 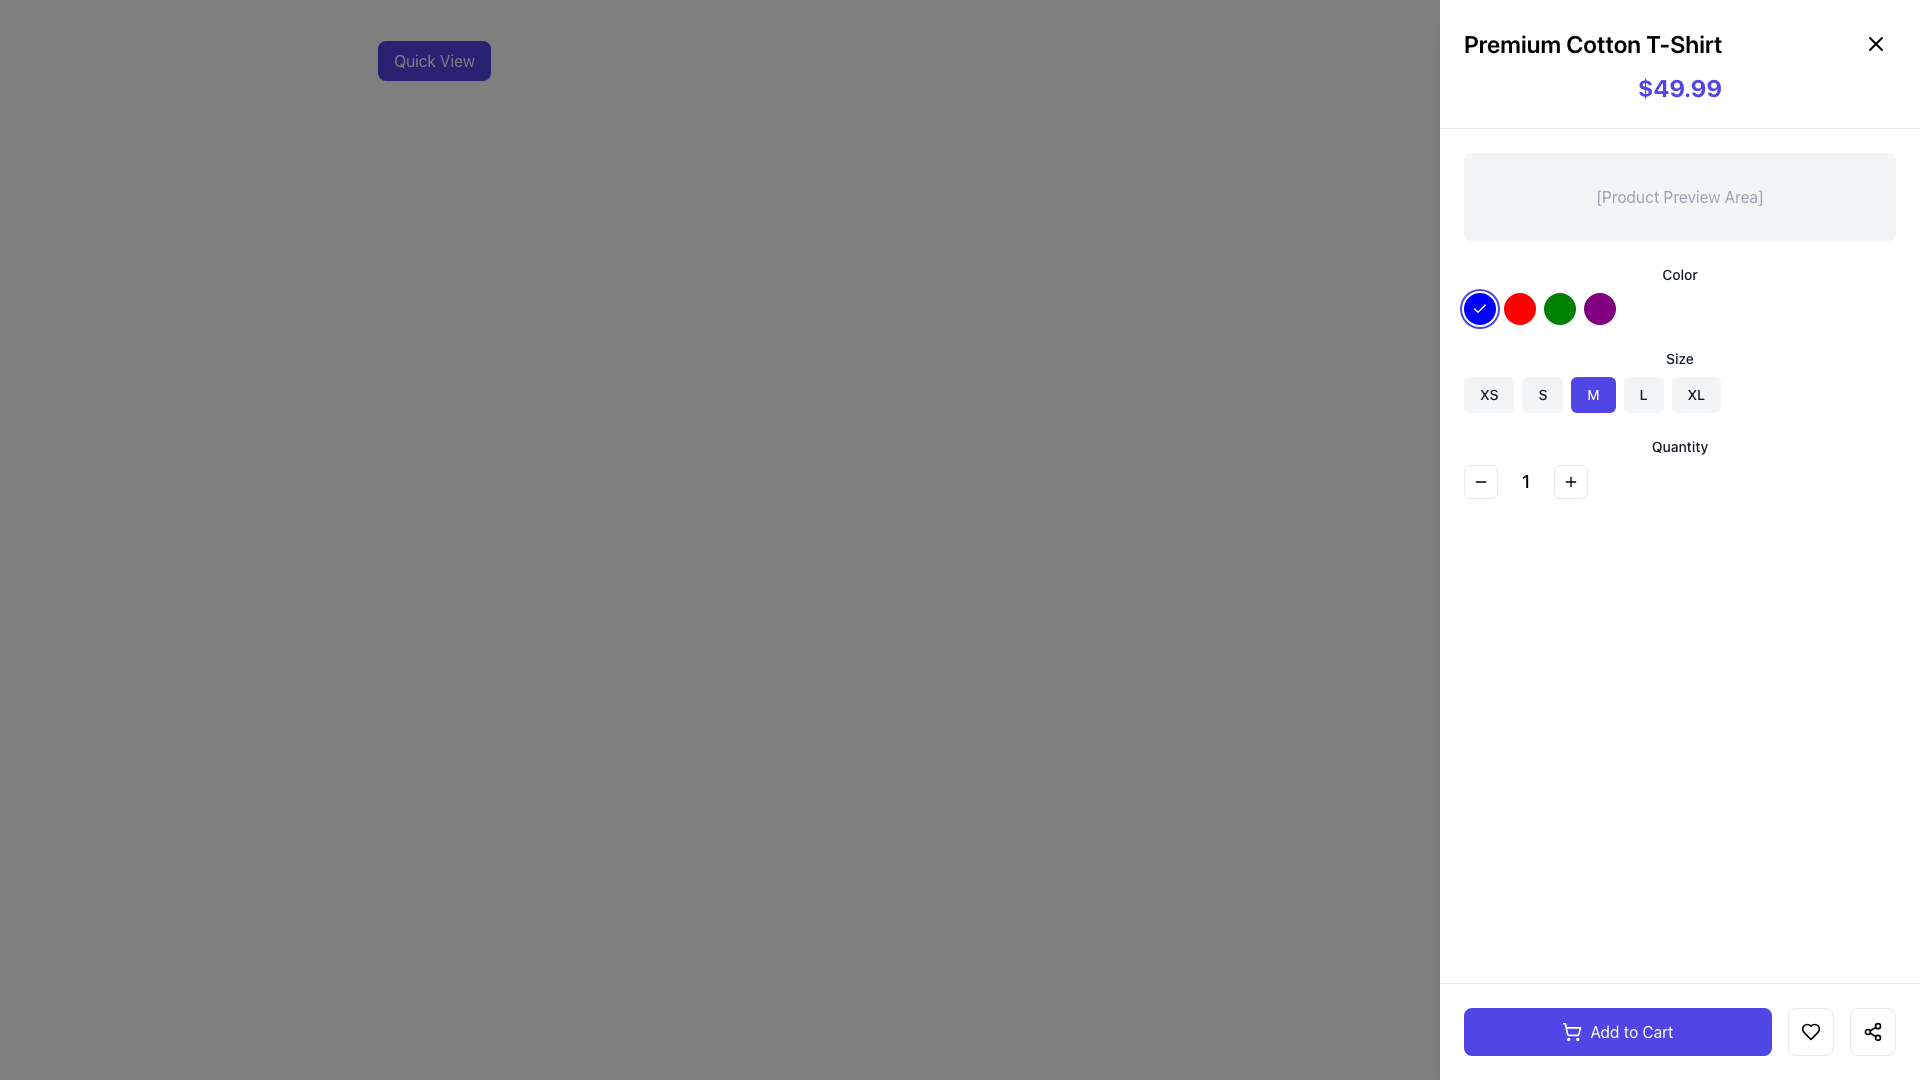 I want to click on the plus sign icon button located to the right of the quantity number in the 'Quantity' section of the product details panel to increment the quantity, so click(x=1569, y=482).